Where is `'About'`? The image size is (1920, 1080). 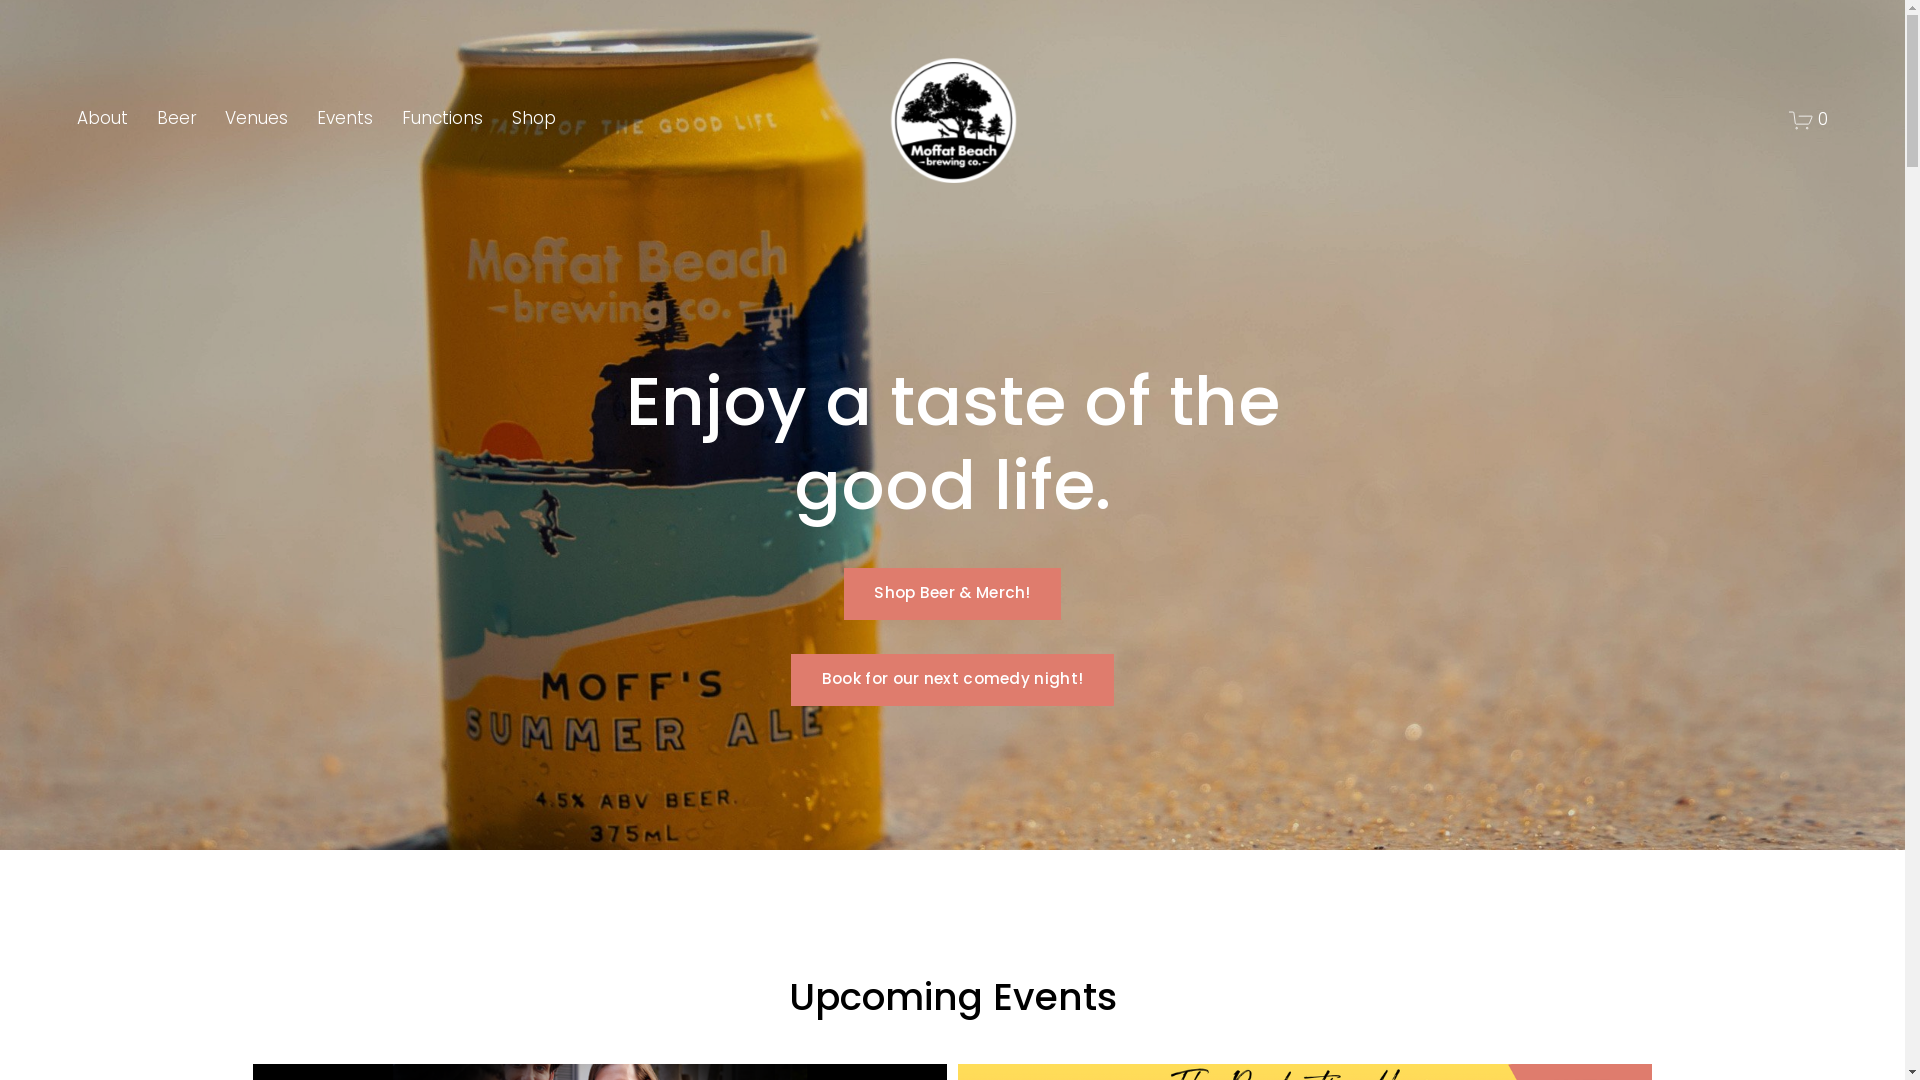
'About' is located at coordinates (101, 119).